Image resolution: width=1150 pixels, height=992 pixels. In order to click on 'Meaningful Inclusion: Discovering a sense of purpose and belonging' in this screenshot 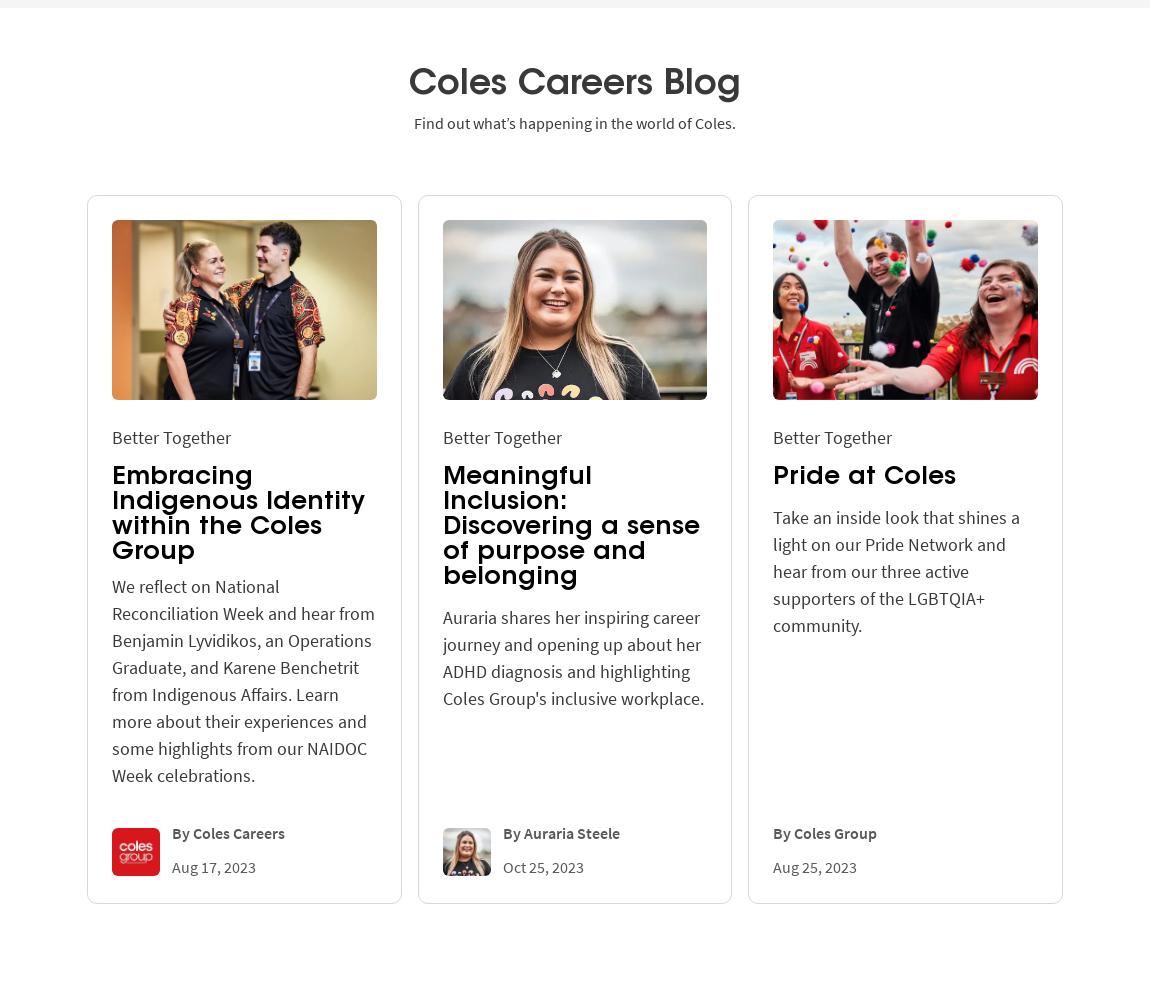, I will do `click(441, 525)`.